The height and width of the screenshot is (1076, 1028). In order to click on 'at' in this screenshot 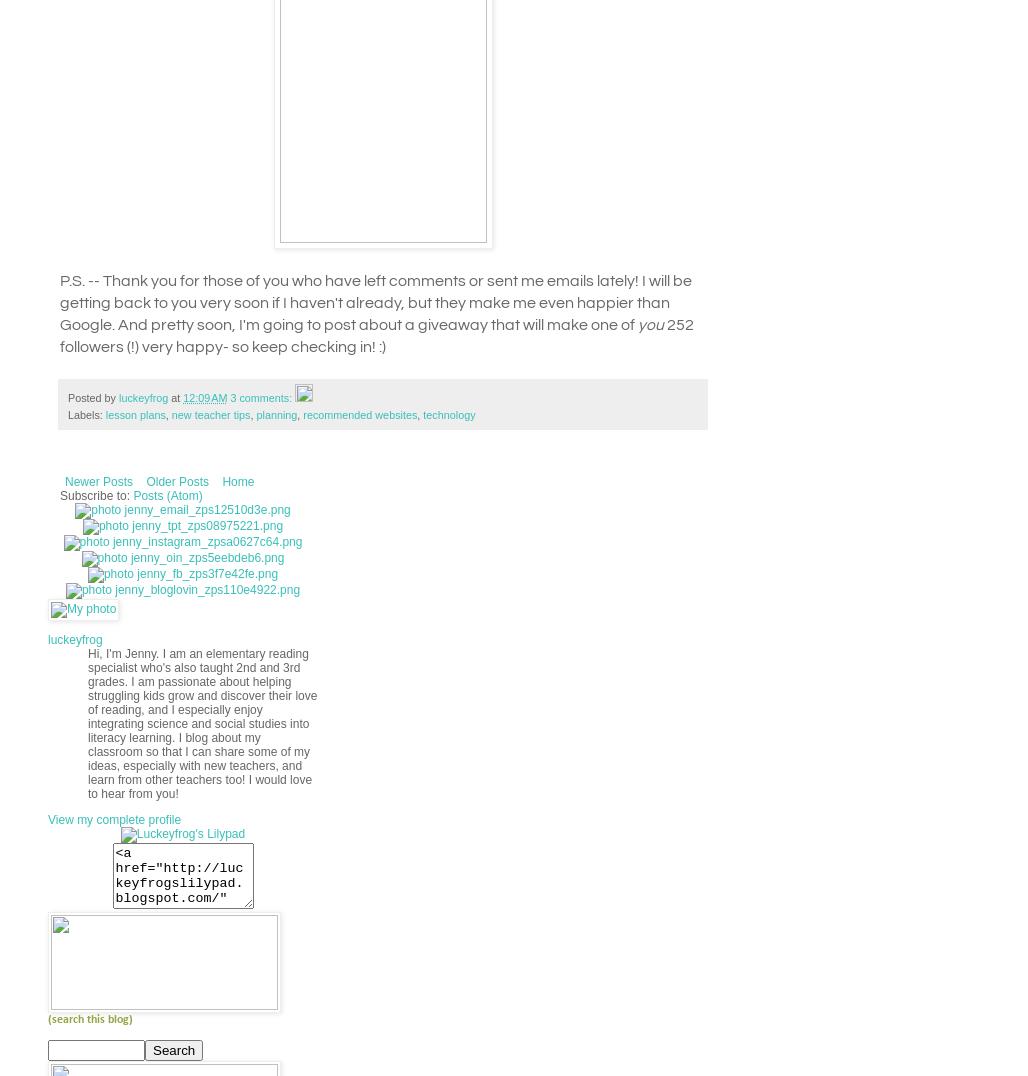, I will do `click(177, 396)`.